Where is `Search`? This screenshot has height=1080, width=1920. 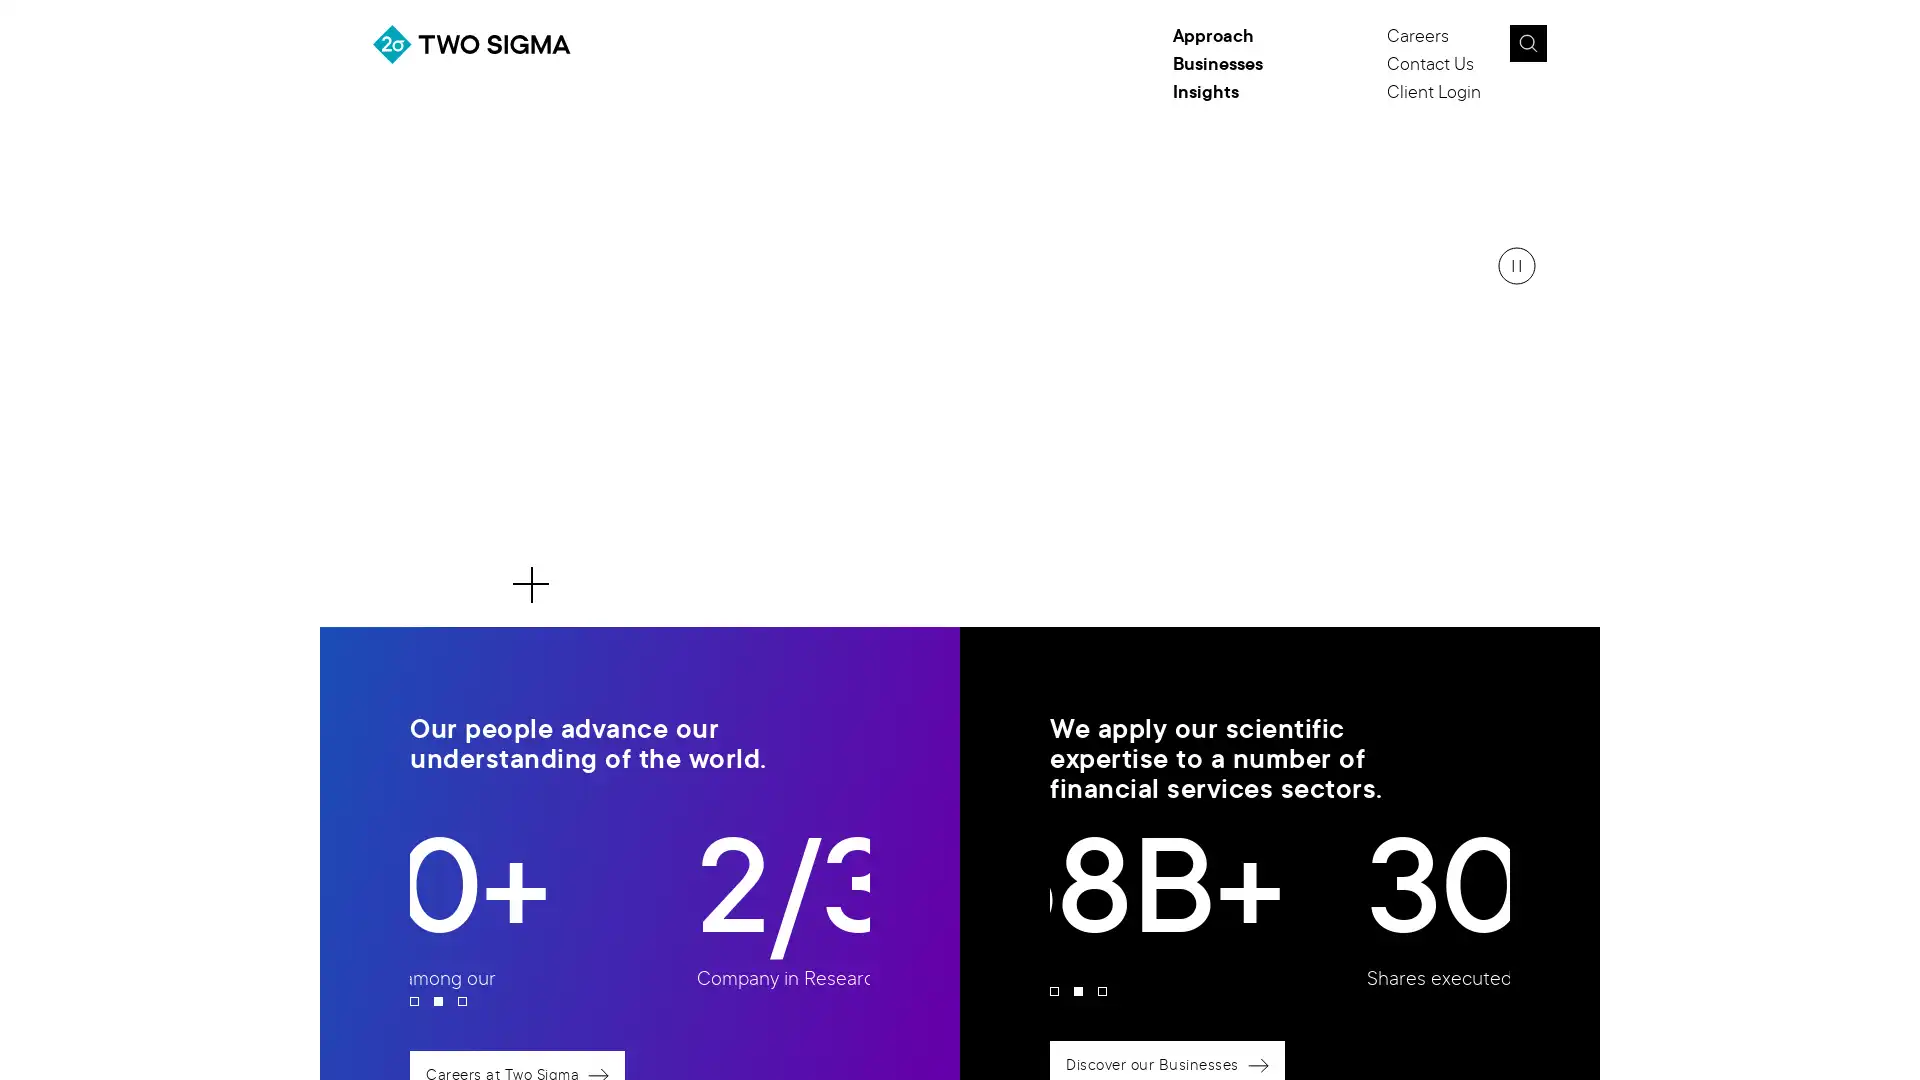 Search is located at coordinates (1573, 49).